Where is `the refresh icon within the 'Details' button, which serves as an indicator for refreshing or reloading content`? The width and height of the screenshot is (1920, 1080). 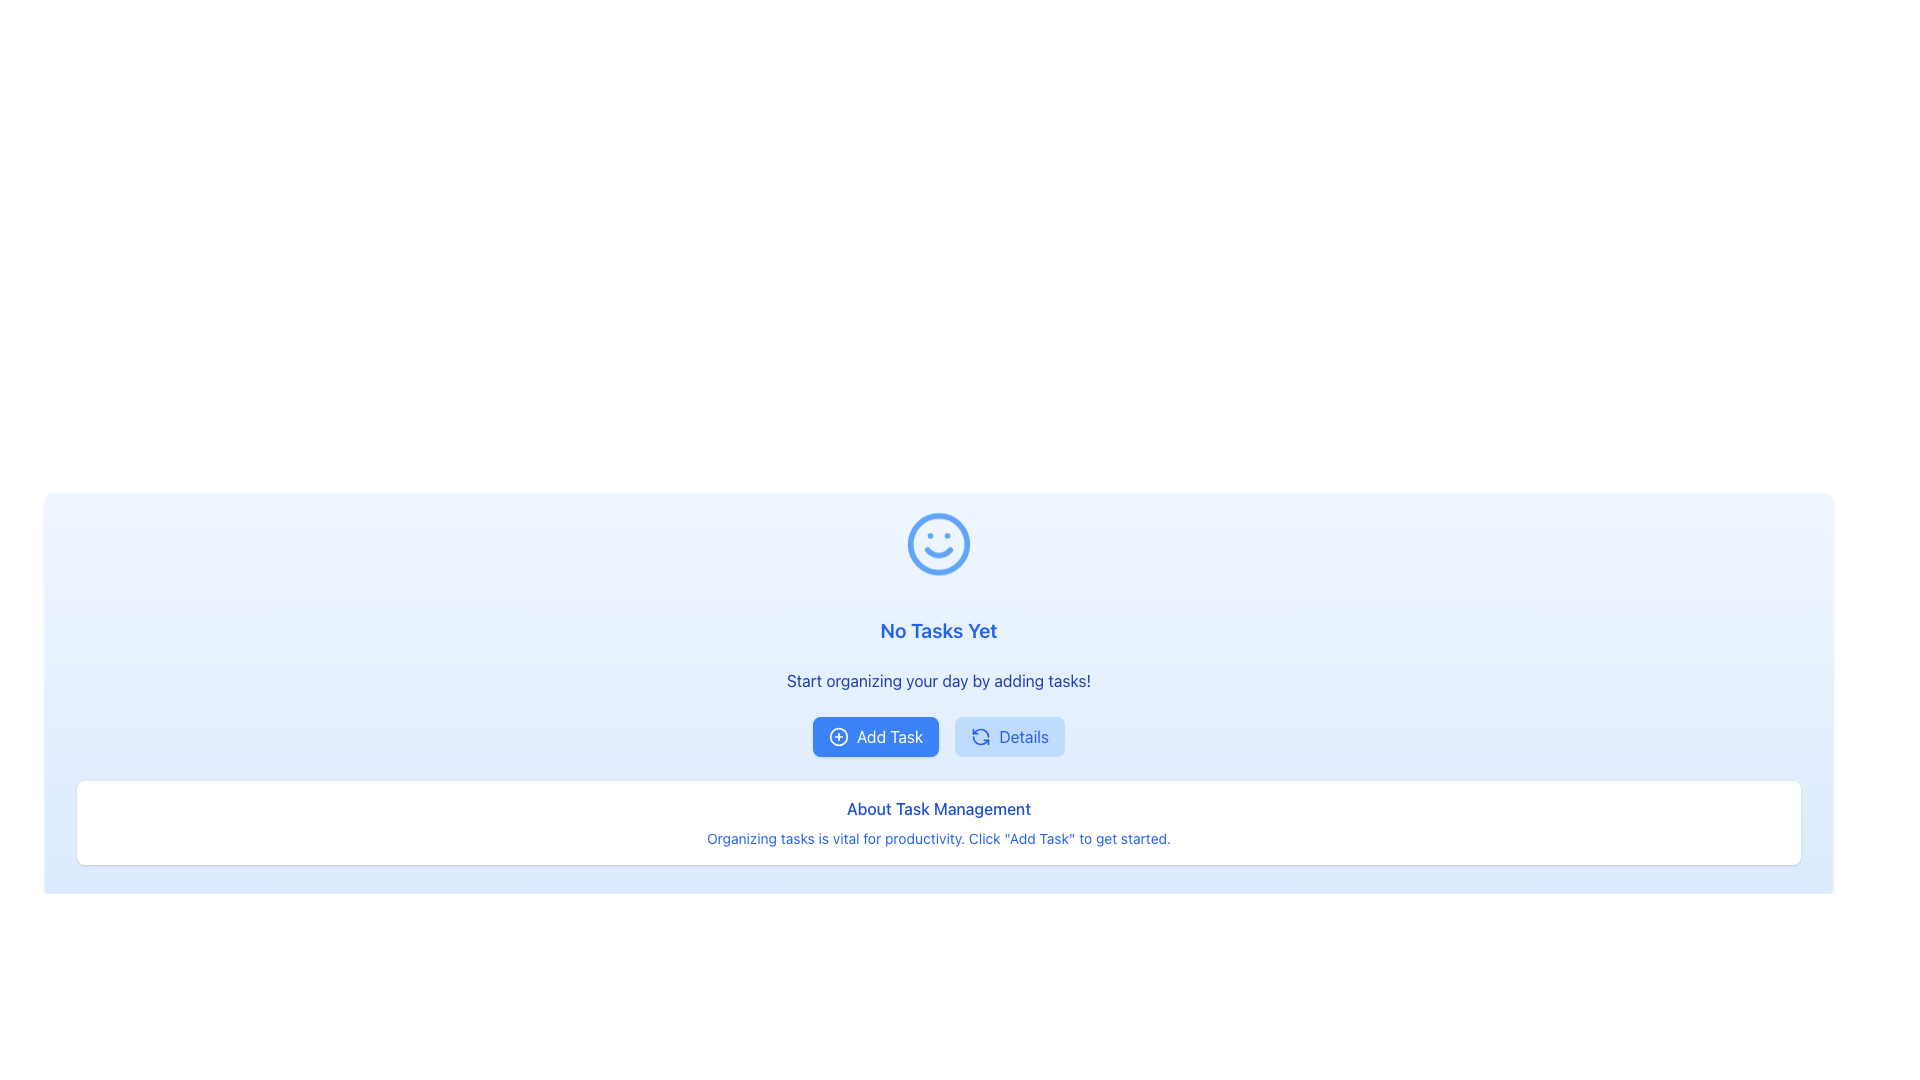 the refresh icon within the 'Details' button, which serves as an indicator for refreshing or reloading content is located at coordinates (981, 736).